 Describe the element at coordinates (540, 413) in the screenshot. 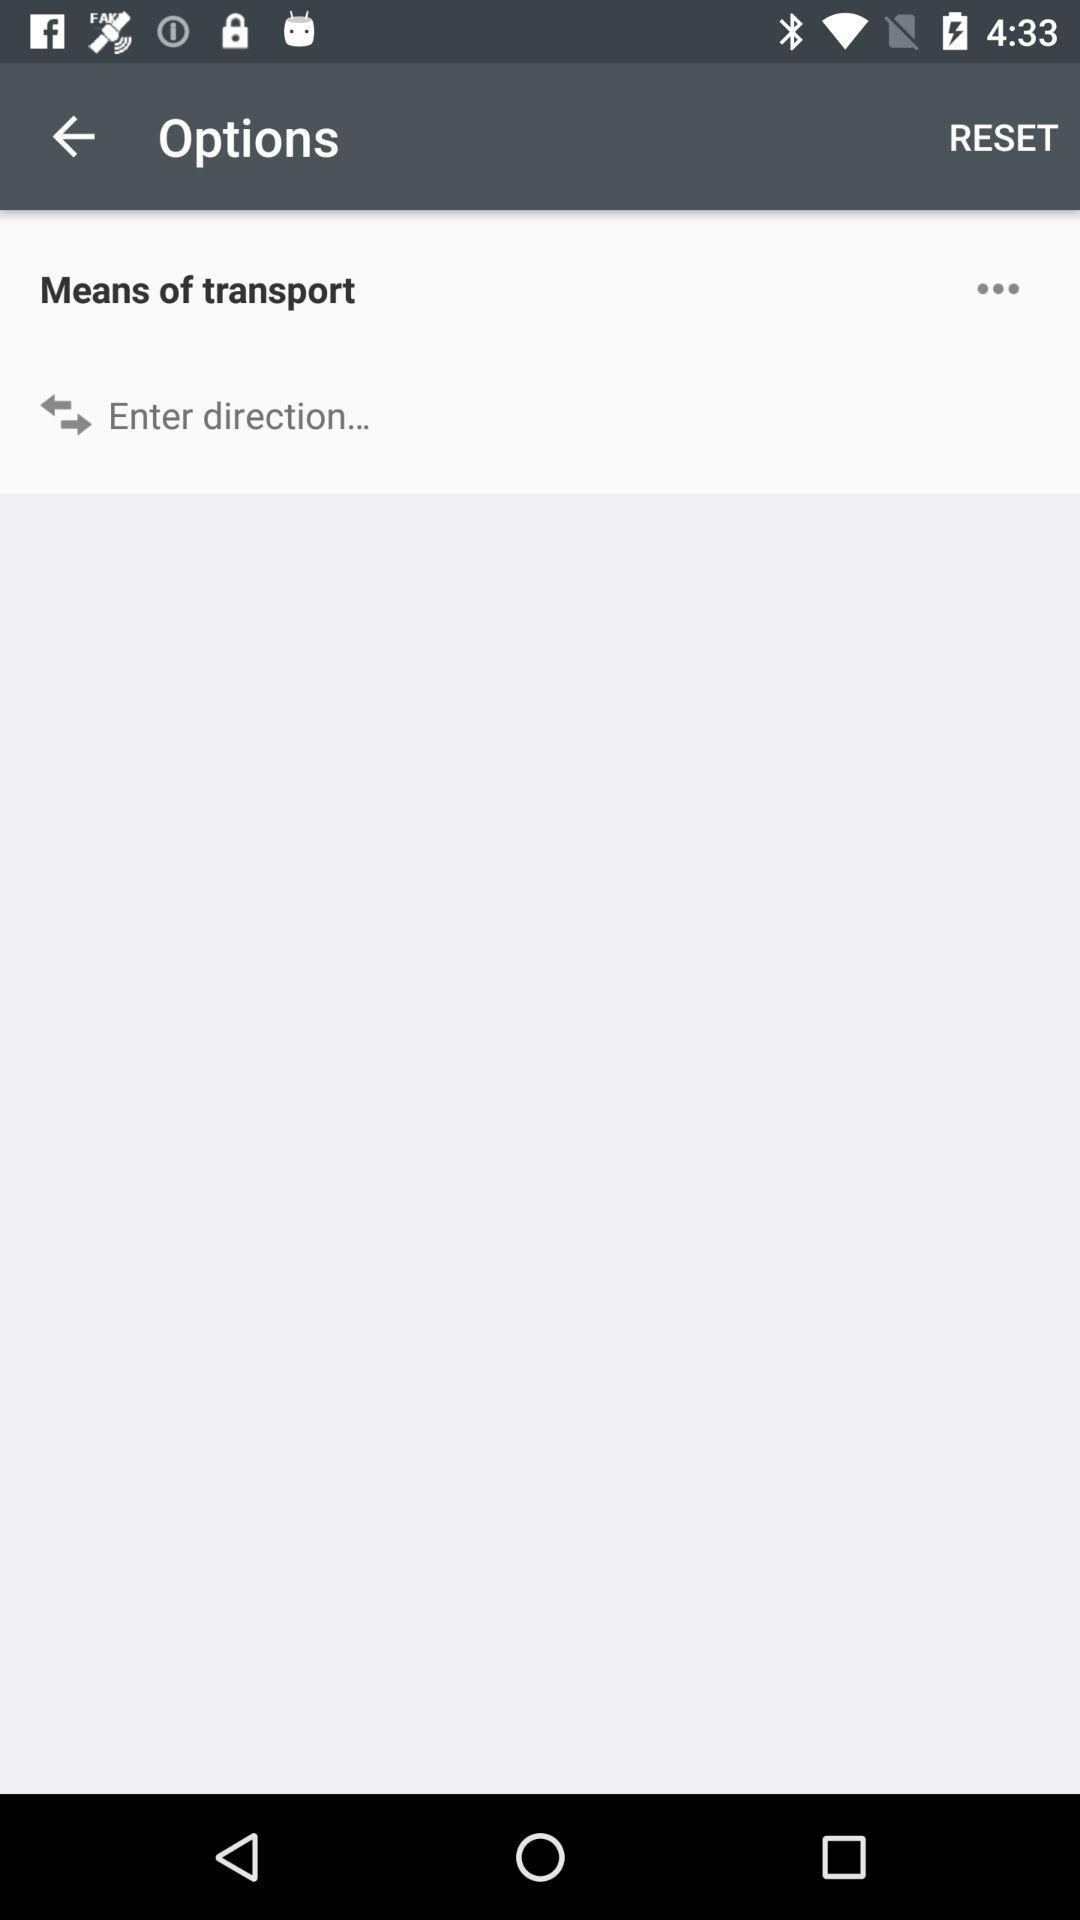

I see `direction` at that location.